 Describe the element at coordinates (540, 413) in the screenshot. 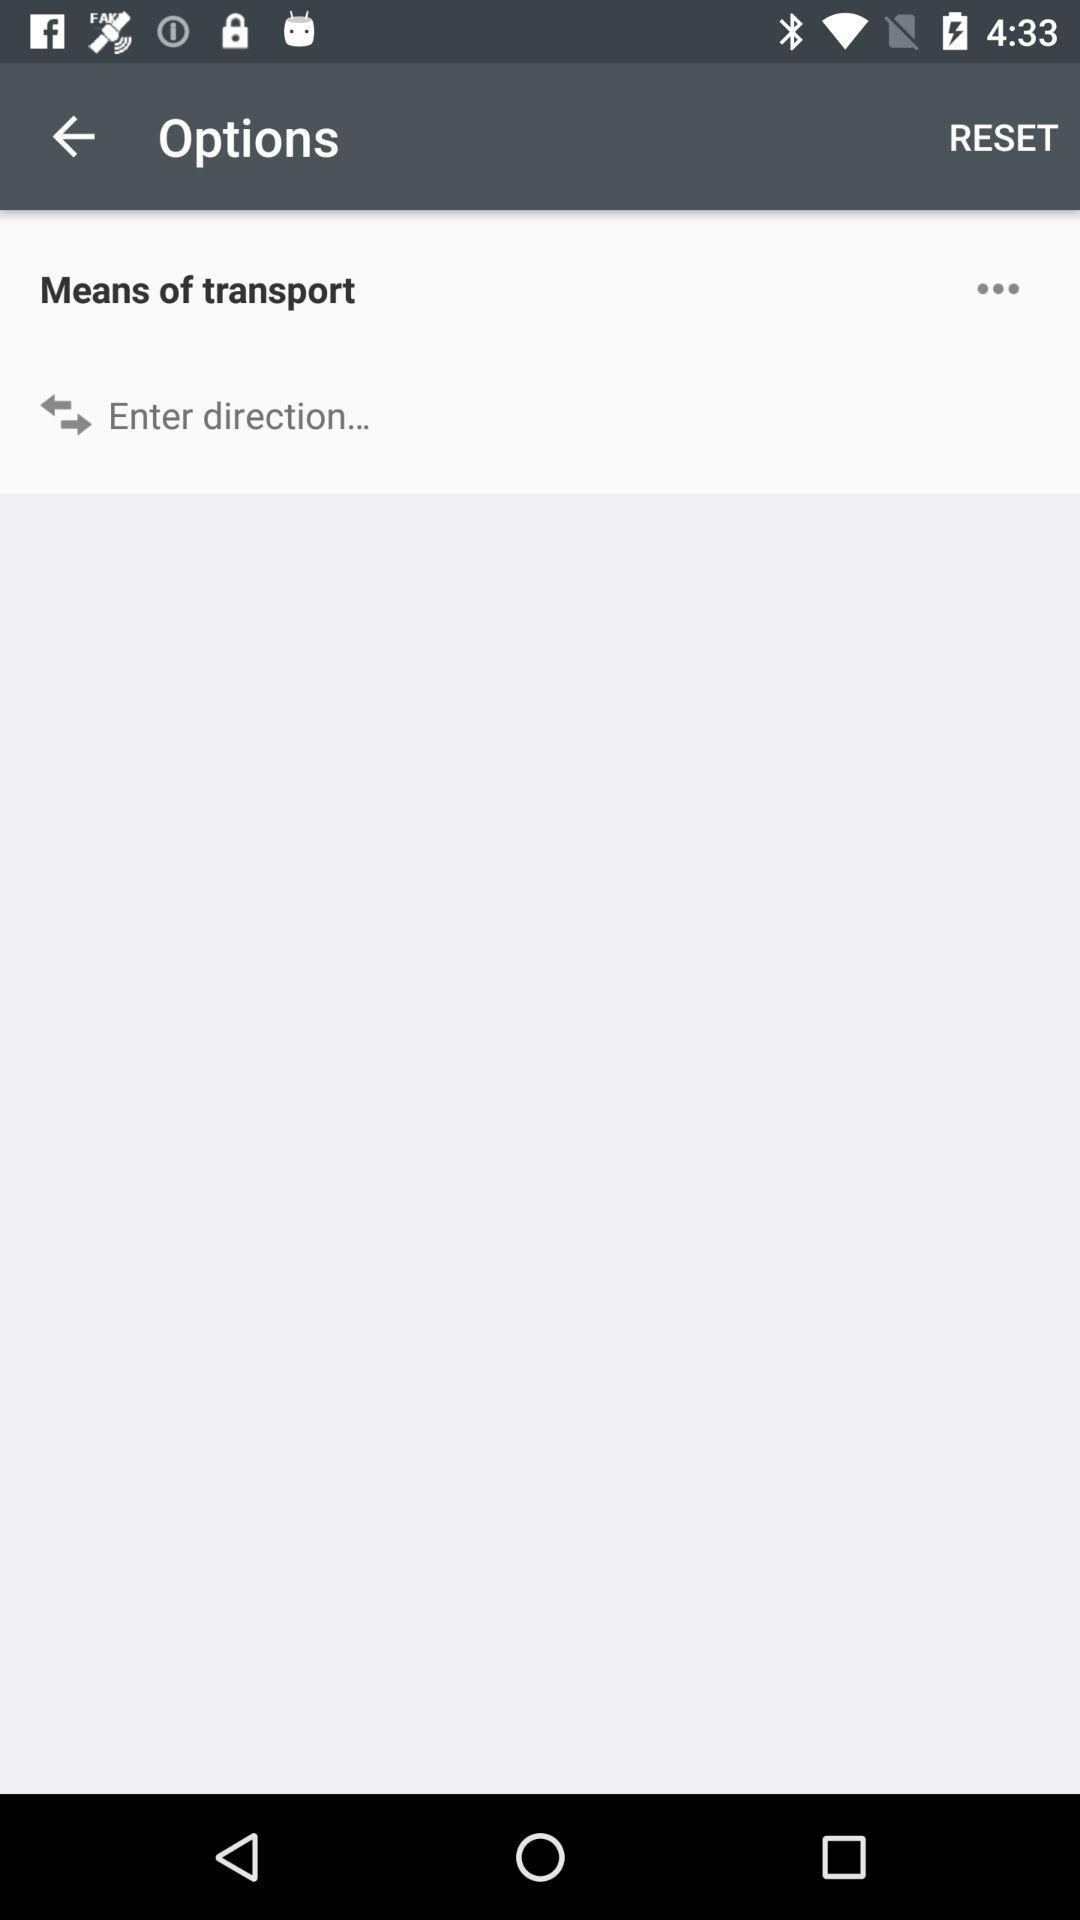

I see `direction` at that location.